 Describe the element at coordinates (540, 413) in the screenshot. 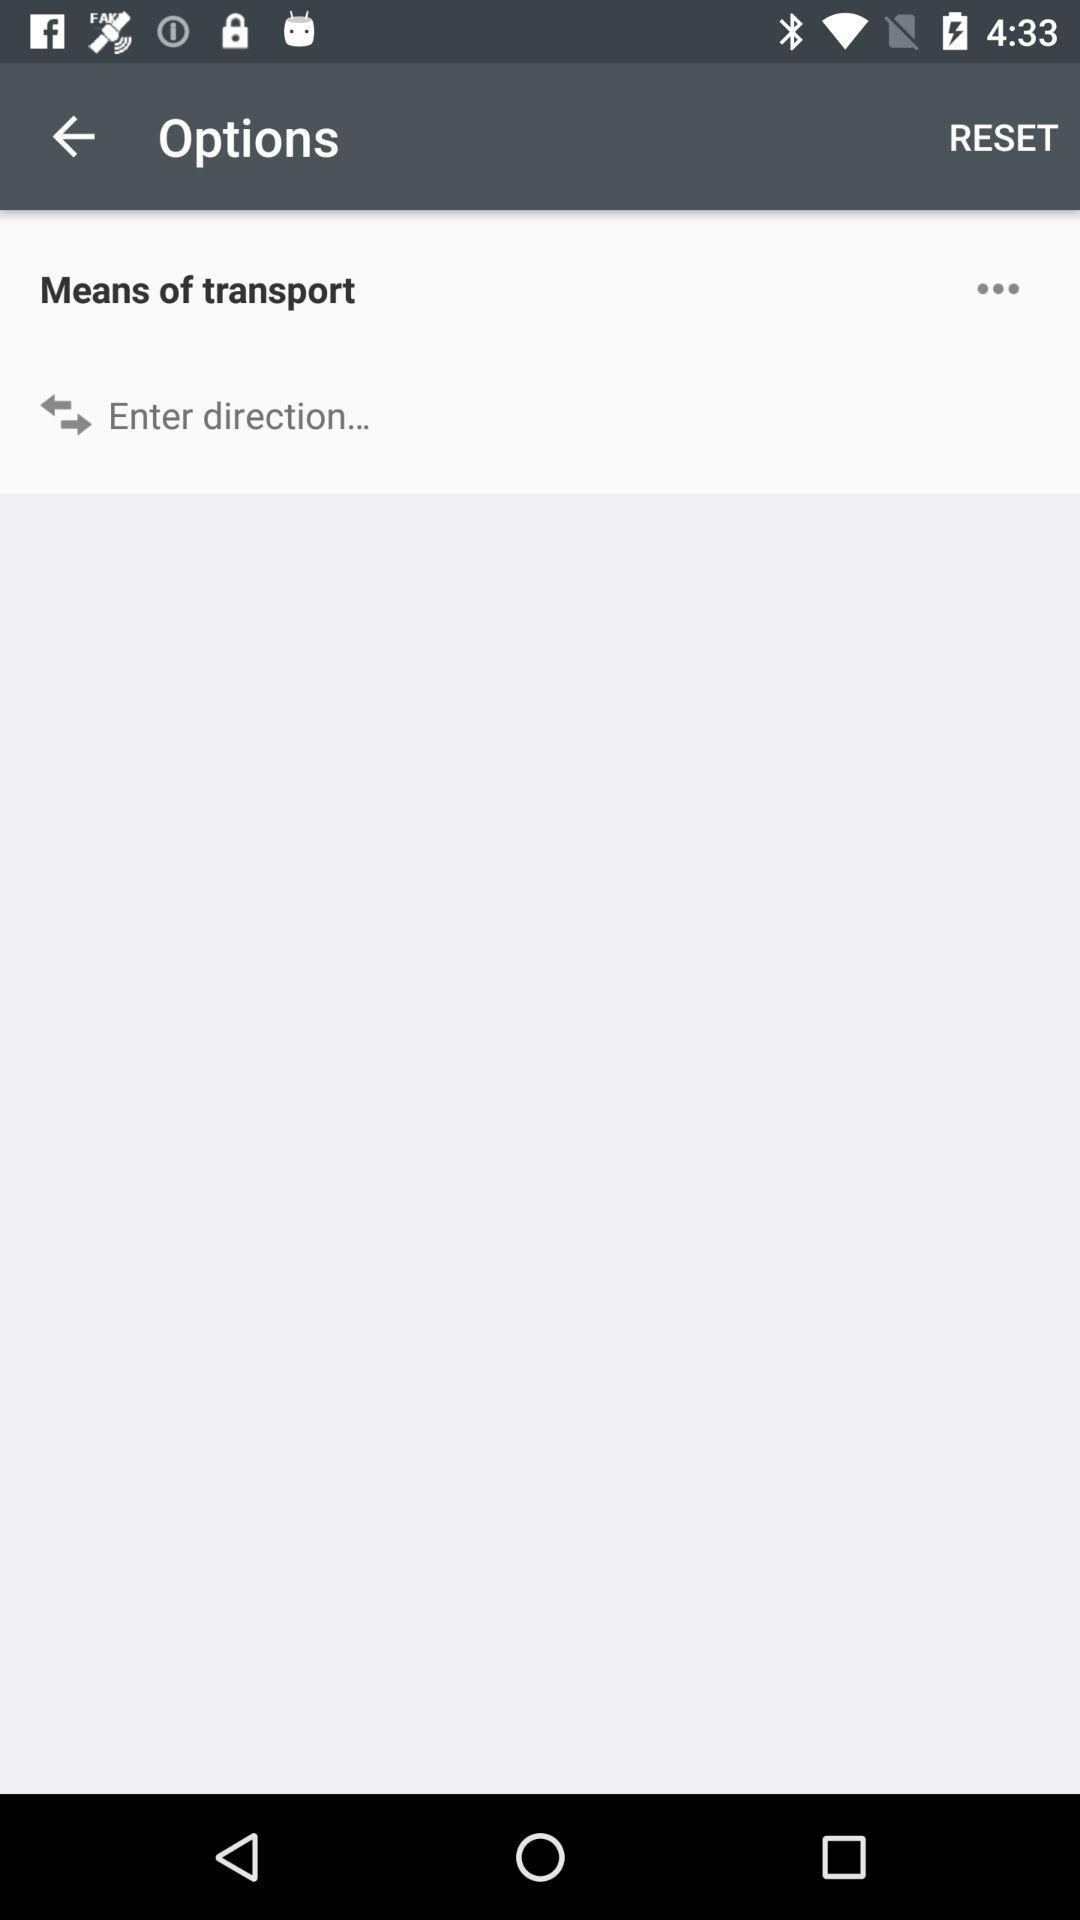

I see `direction` at that location.